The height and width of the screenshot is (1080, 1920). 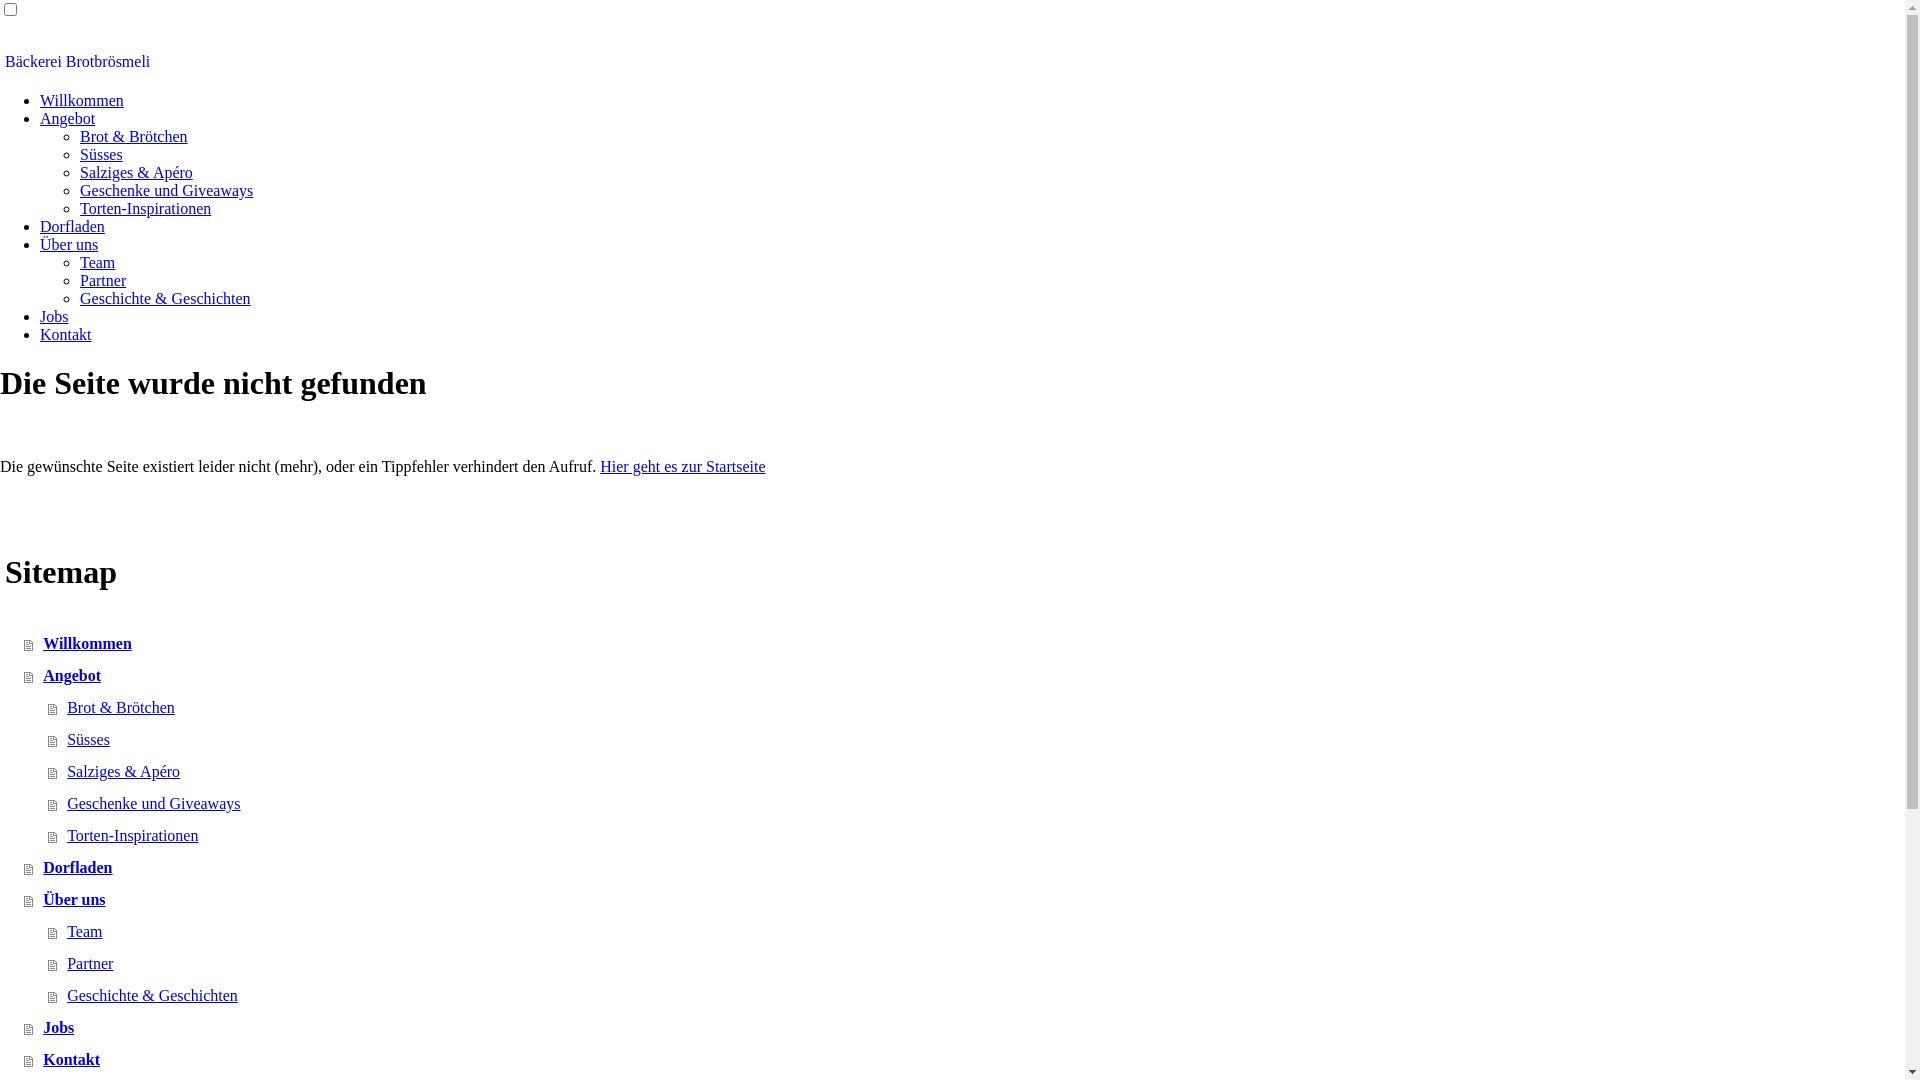 I want to click on 'Dorfladen', so click(x=39, y=225).